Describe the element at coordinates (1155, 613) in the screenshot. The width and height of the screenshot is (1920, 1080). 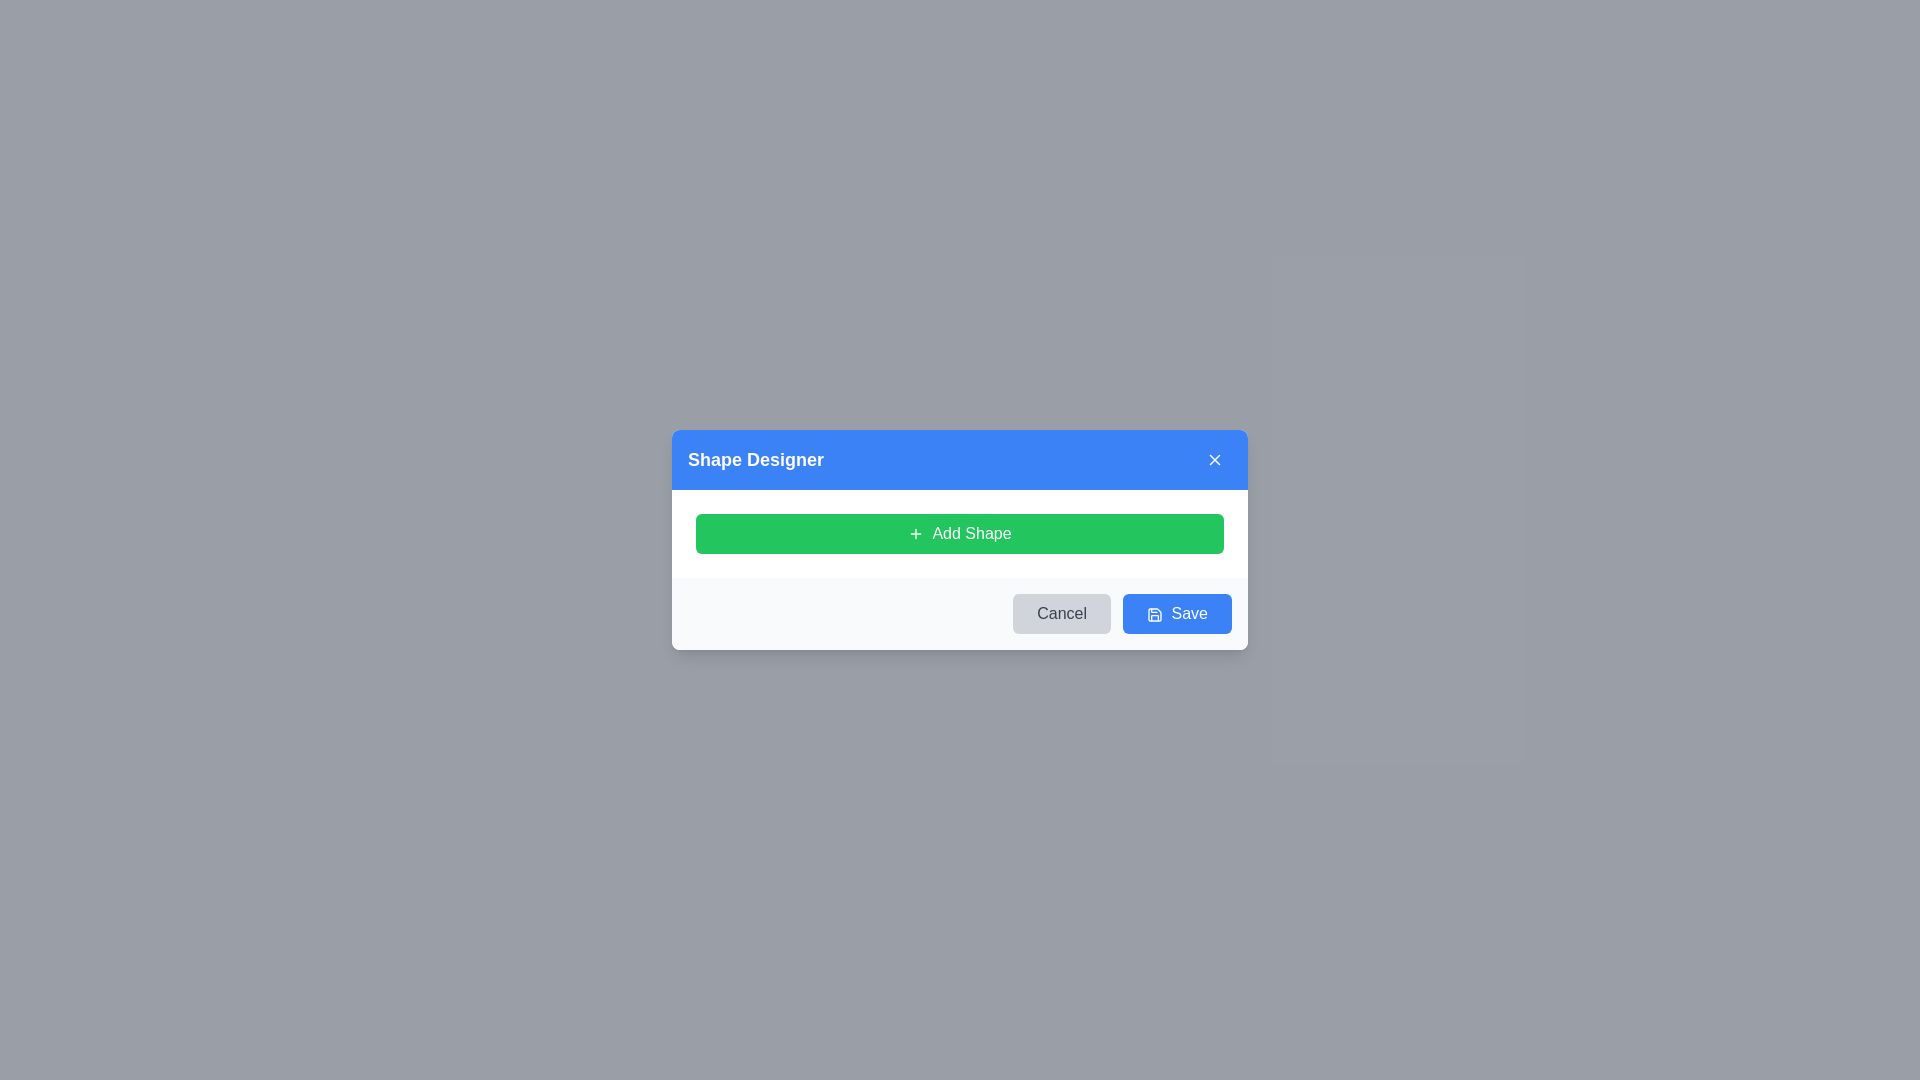
I see `the 'Save' icon, which is styled as a classic floppy disk shape and positioned to the left of the Save button text at the bottom-right of the dialog box` at that location.